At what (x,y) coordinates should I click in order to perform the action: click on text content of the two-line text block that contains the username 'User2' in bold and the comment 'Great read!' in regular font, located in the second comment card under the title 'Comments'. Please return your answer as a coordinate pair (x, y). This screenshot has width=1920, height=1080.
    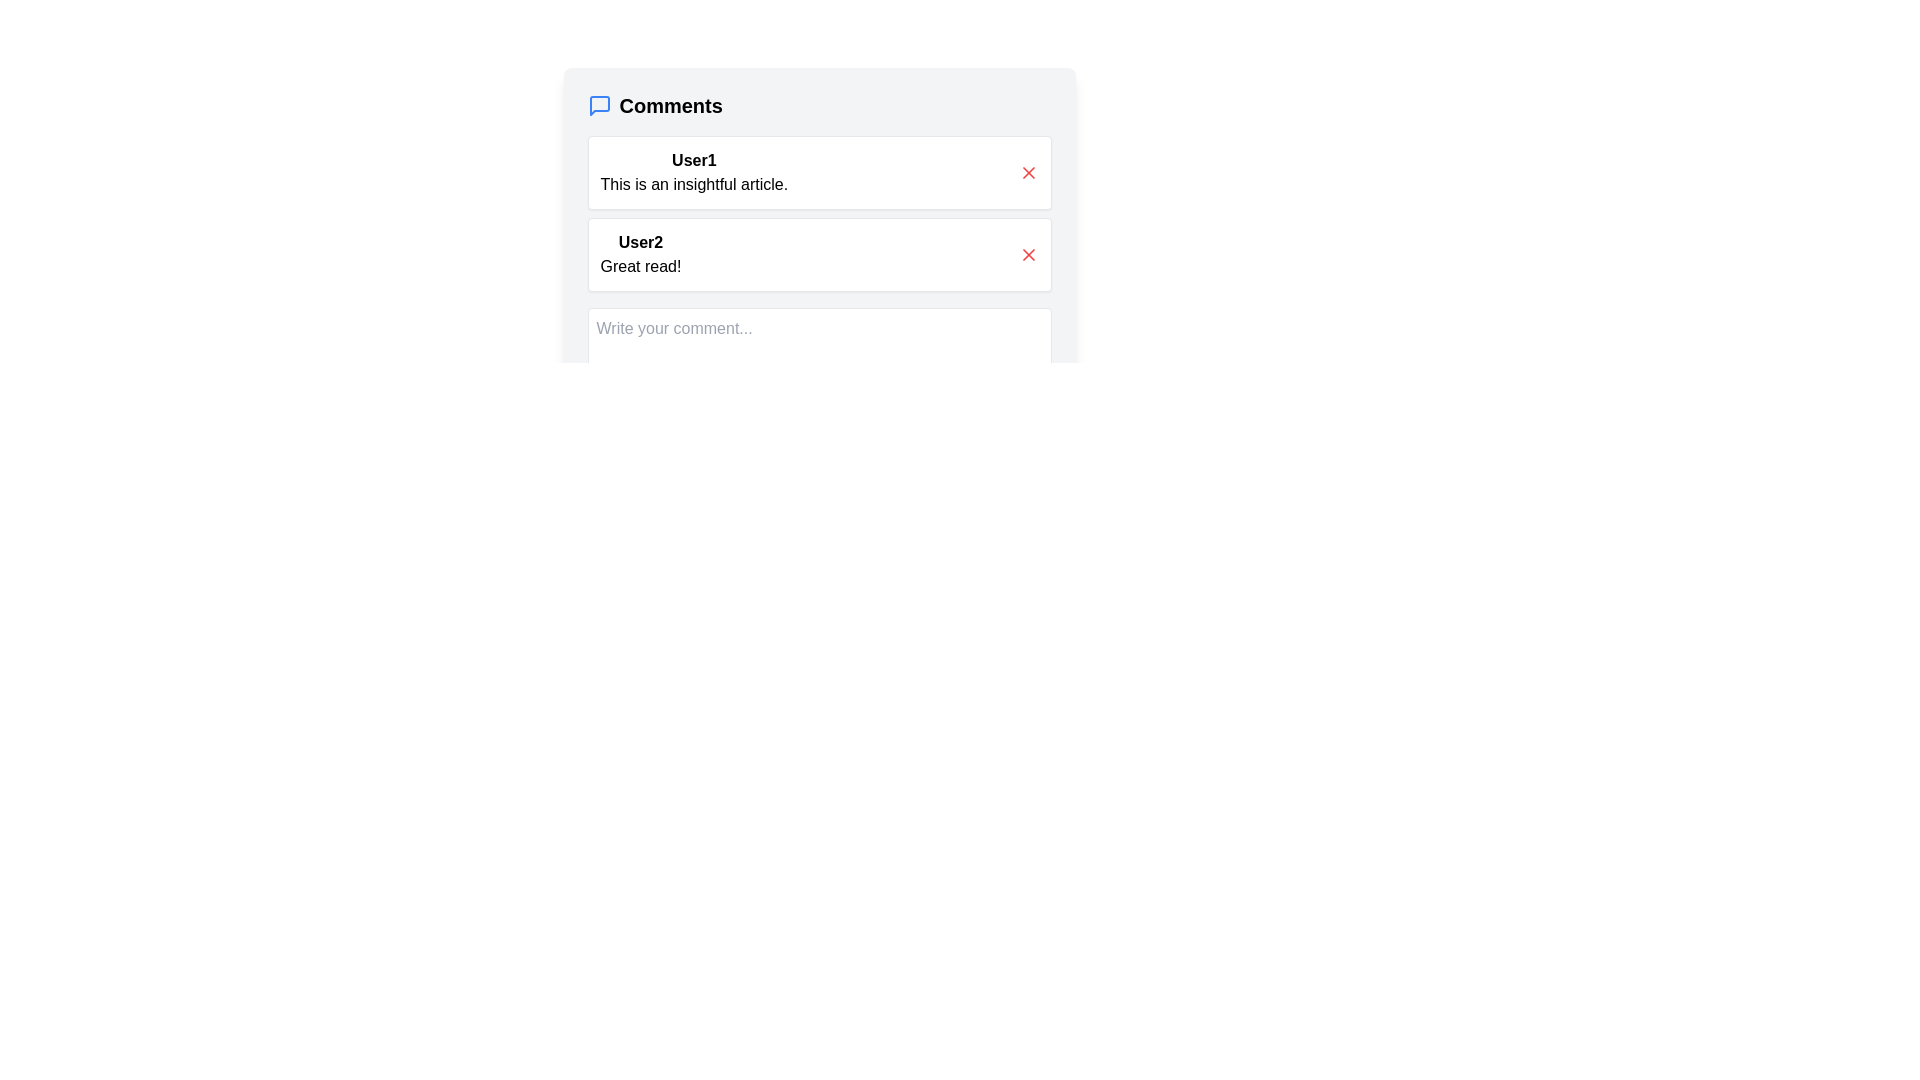
    Looking at the image, I should click on (640, 253).